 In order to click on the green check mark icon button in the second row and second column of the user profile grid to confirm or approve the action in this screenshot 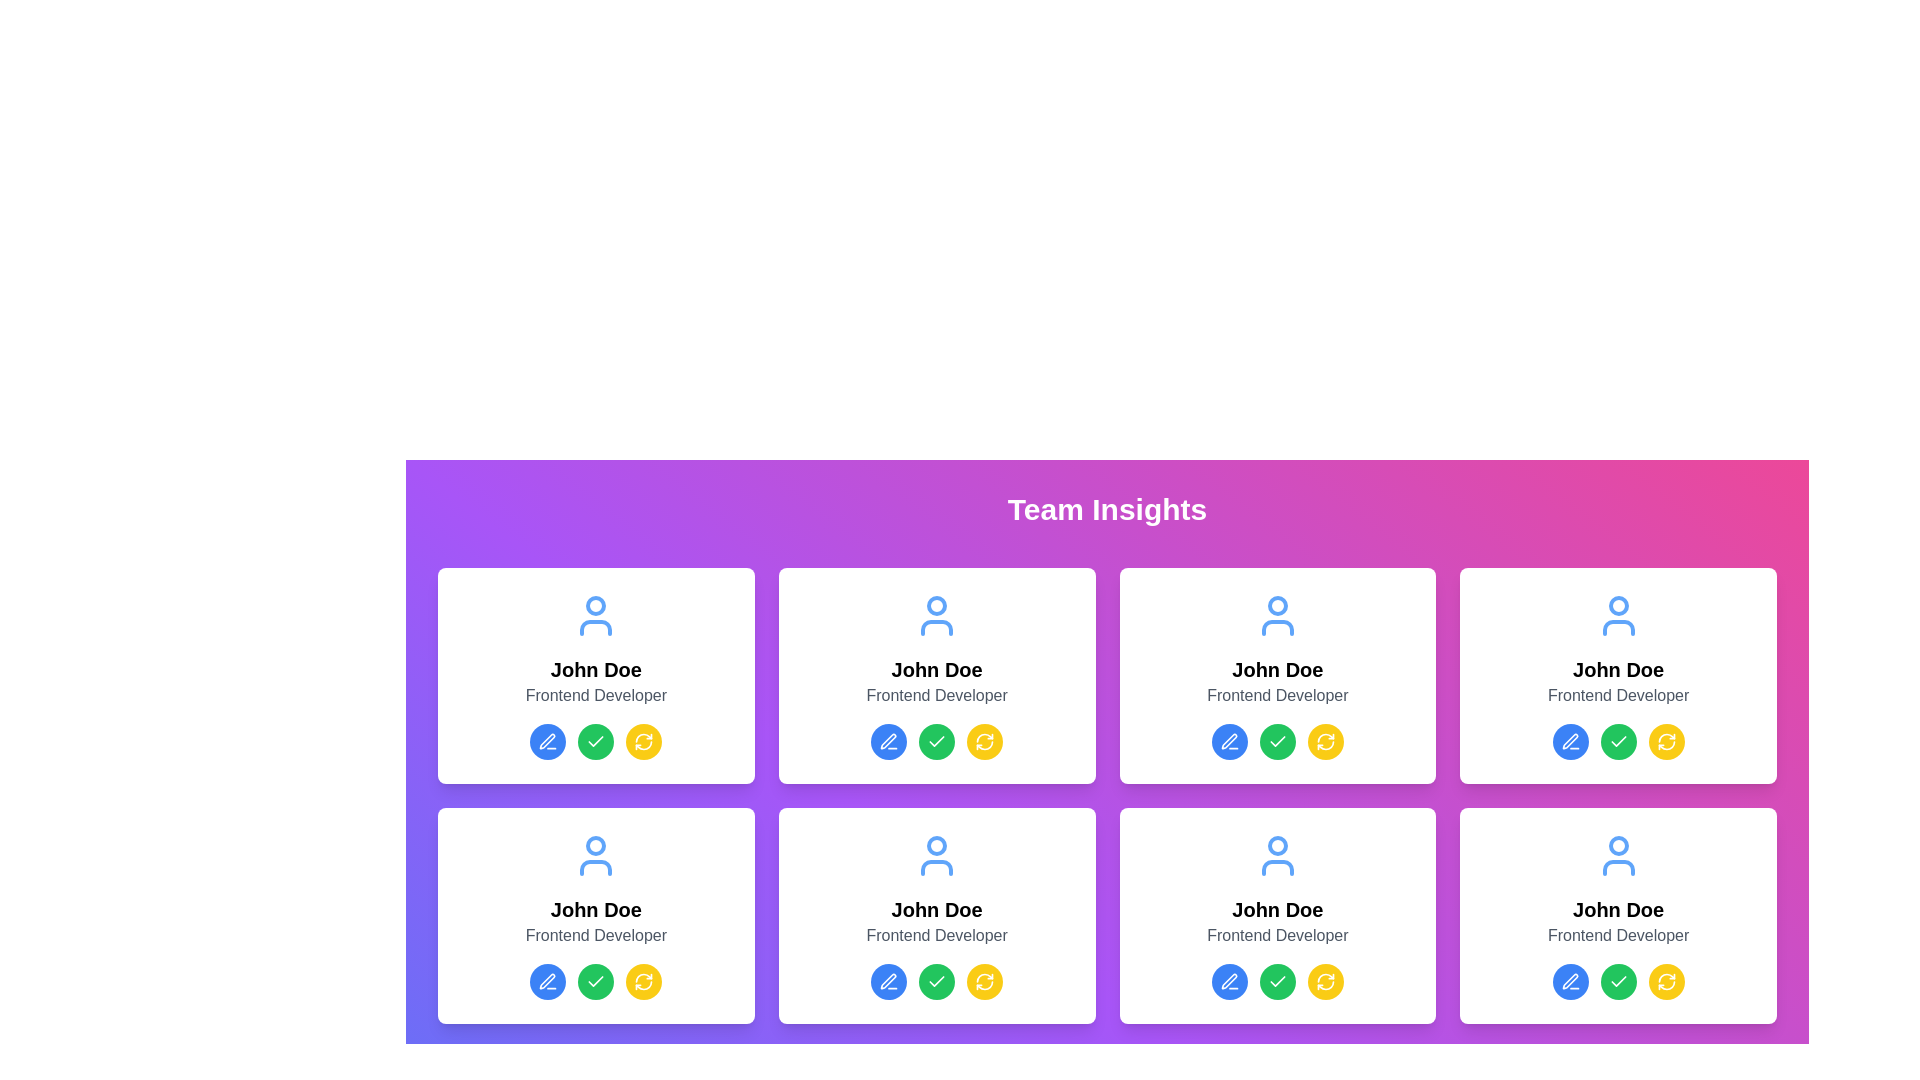, I will do `click(936, 981)`.